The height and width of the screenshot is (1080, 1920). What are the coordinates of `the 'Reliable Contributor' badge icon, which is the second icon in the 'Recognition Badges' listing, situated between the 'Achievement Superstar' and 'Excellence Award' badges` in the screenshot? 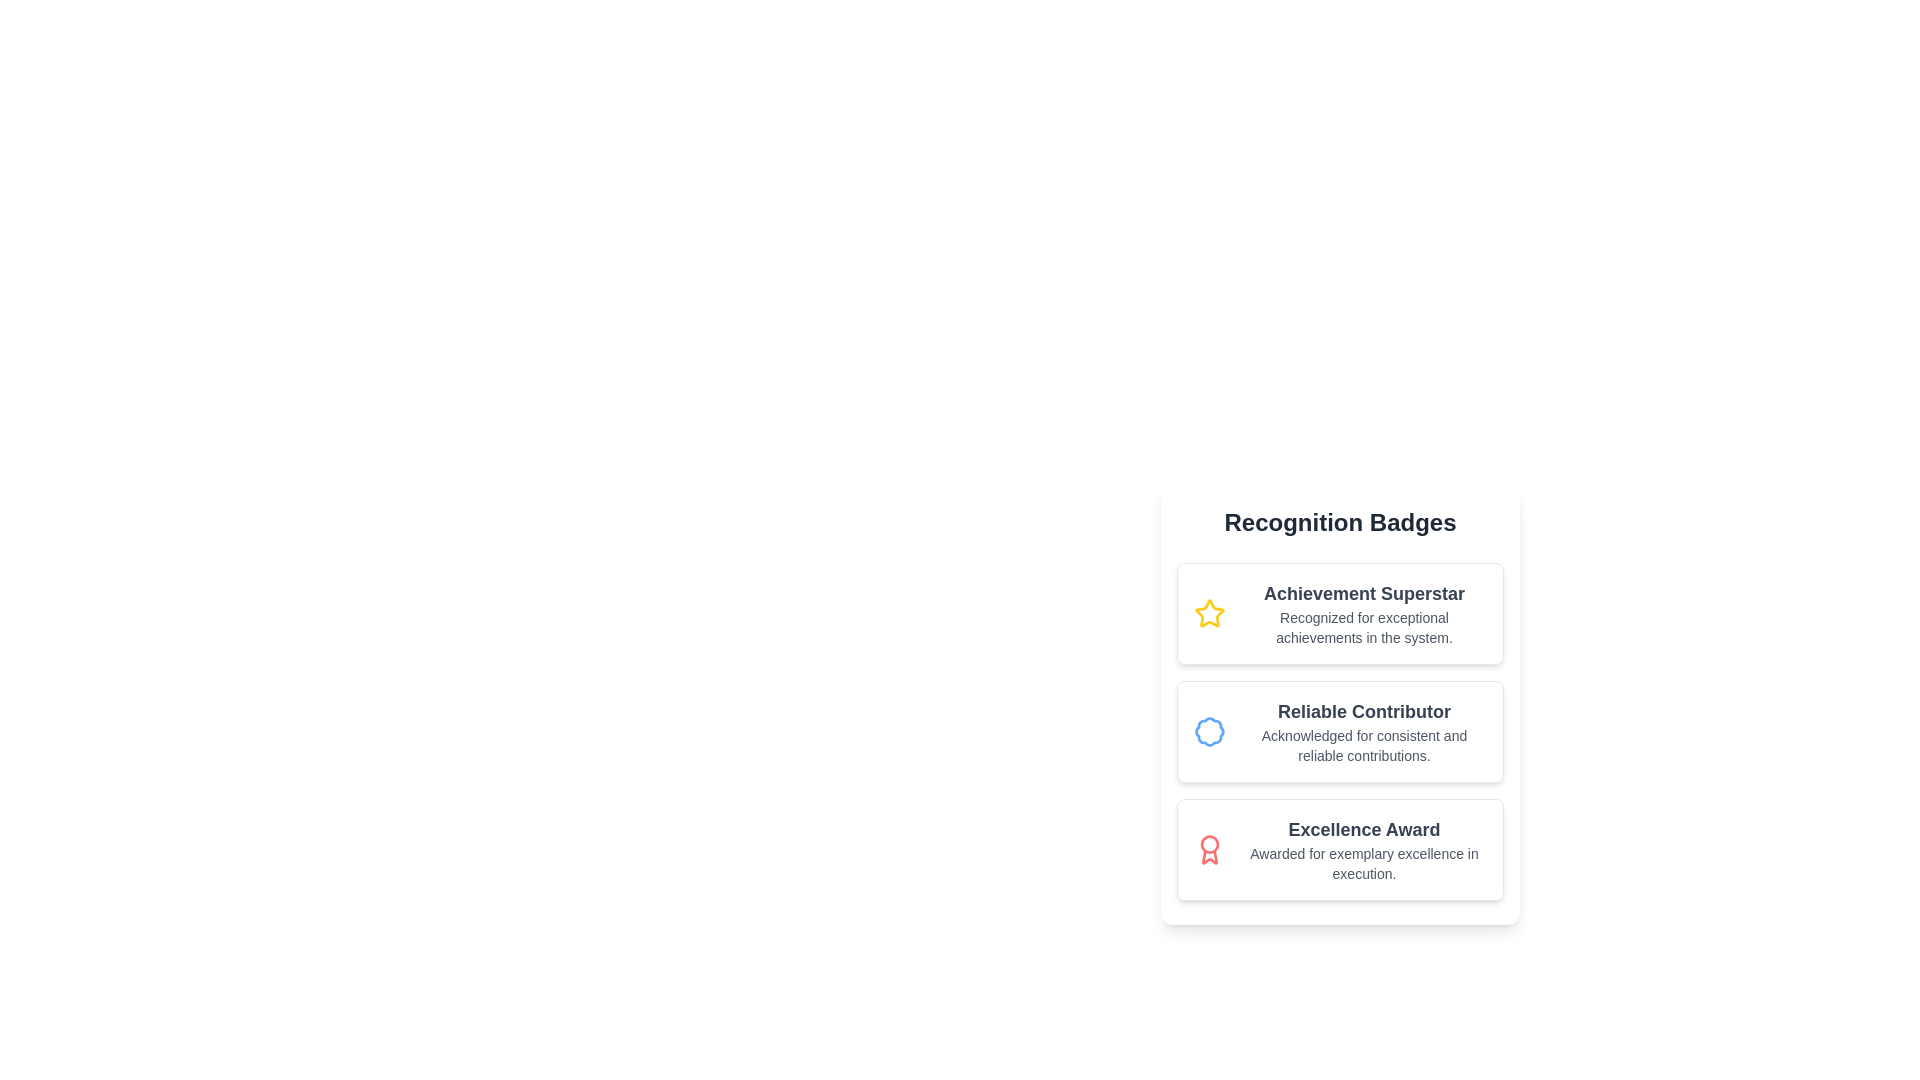 It's located at (1208, 732).